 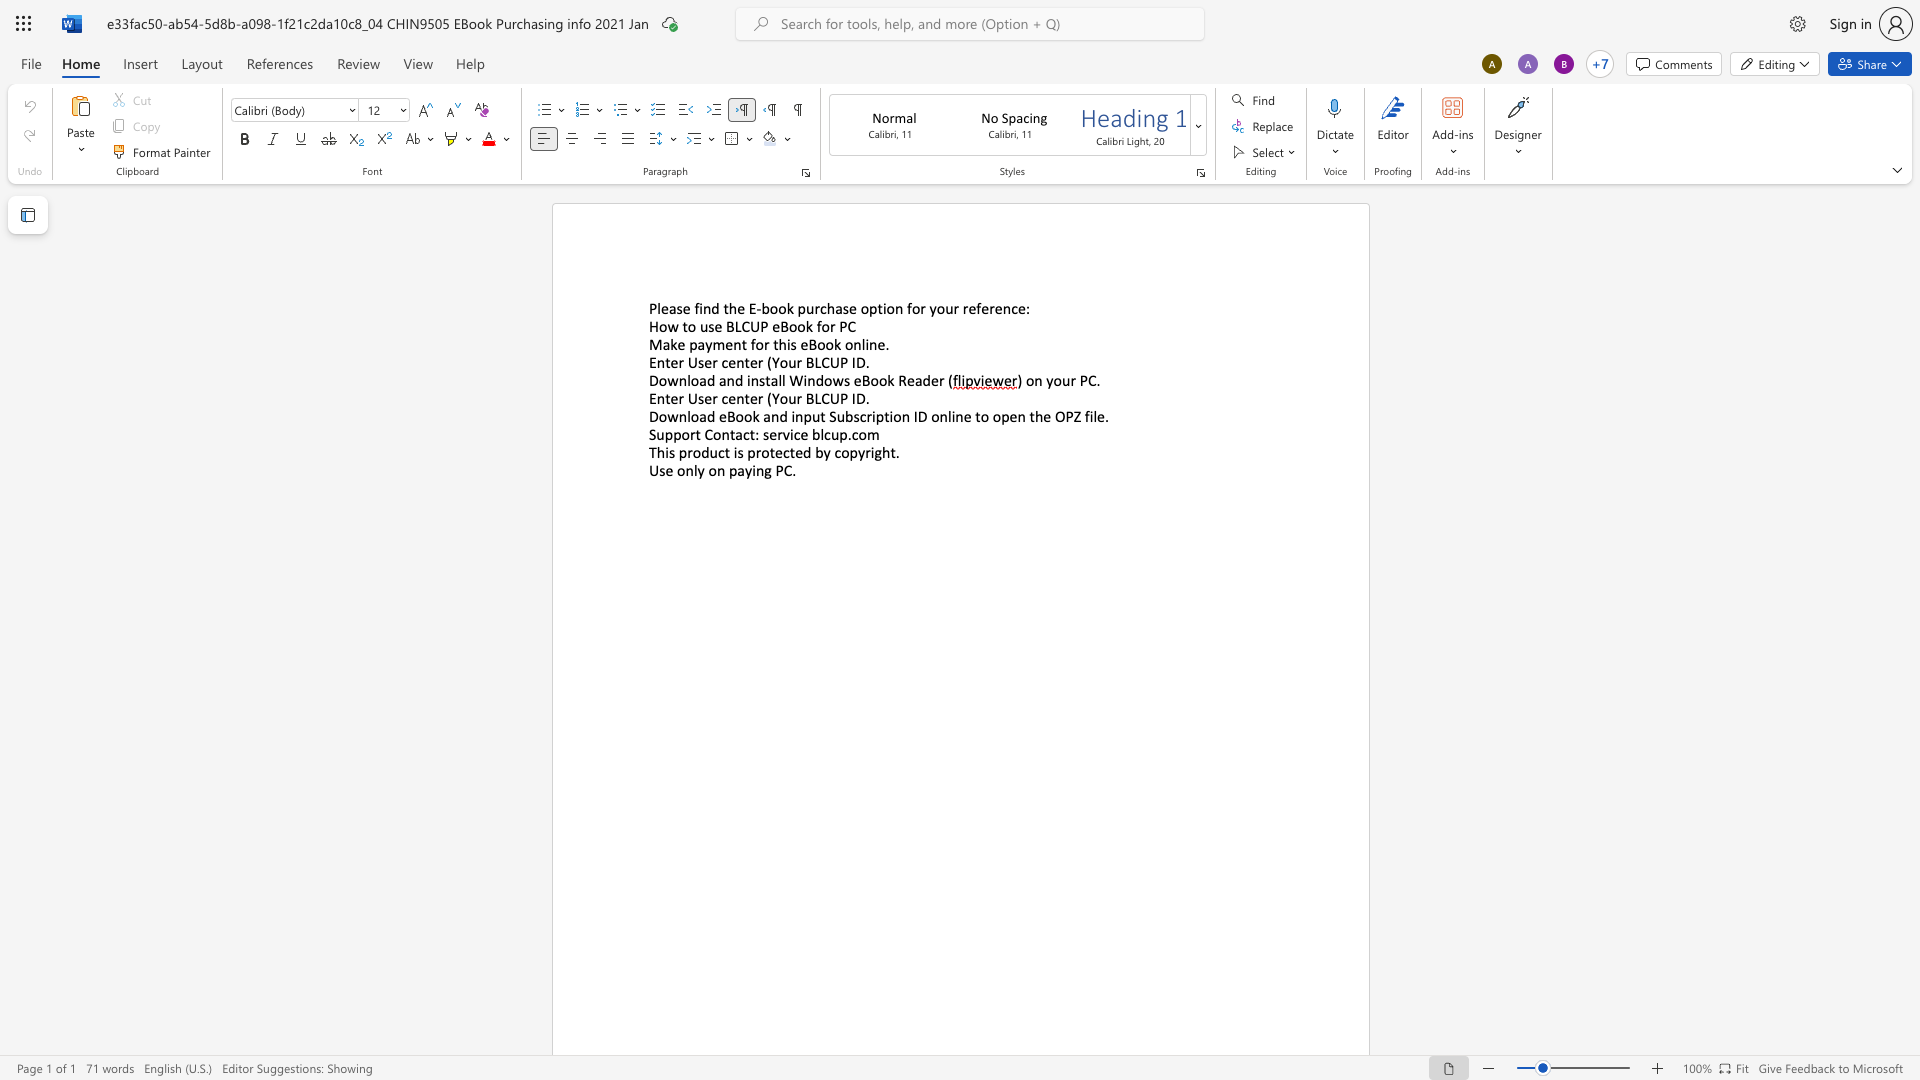 What do you see at coordinates (764, 452) in the screenshot?
I see `the 2th character "o" in the text` at bounding box center [764, 452].